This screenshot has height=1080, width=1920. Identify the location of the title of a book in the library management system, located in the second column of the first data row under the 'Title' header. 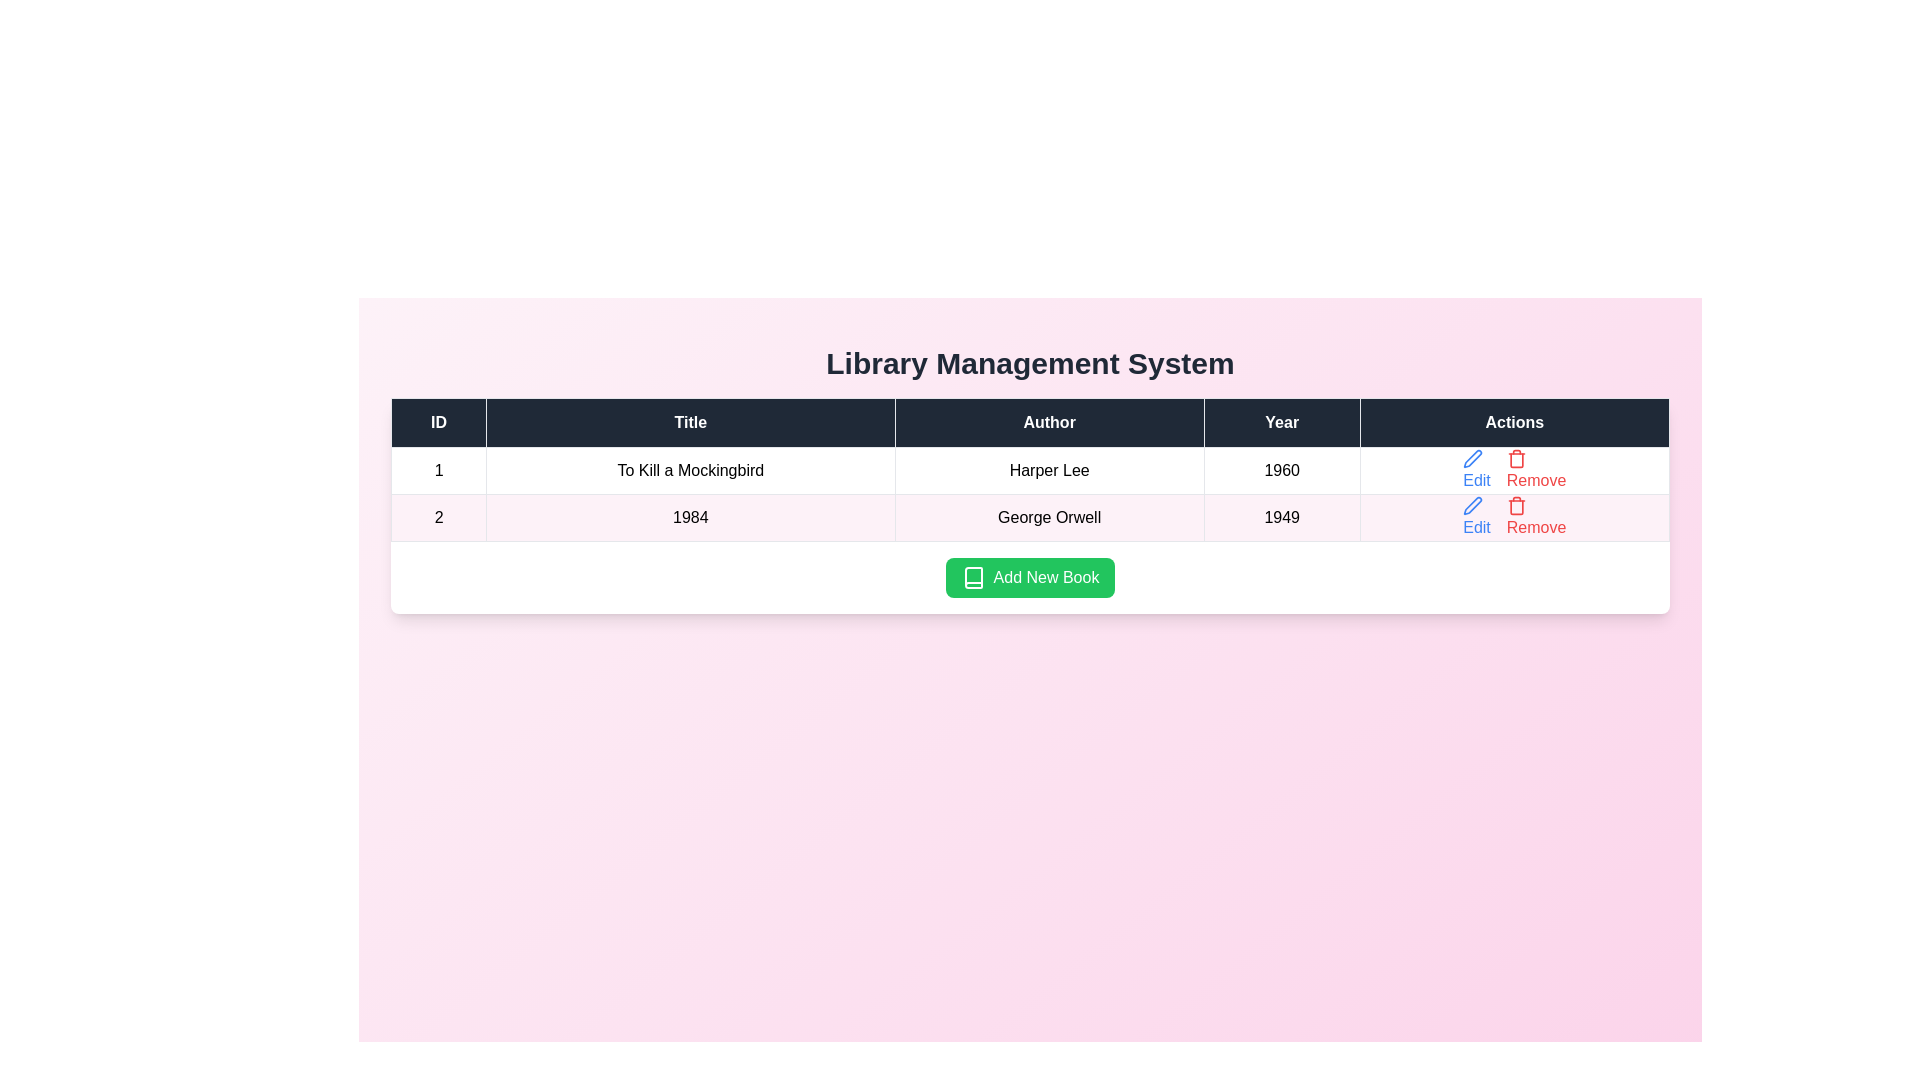
(690, 470).